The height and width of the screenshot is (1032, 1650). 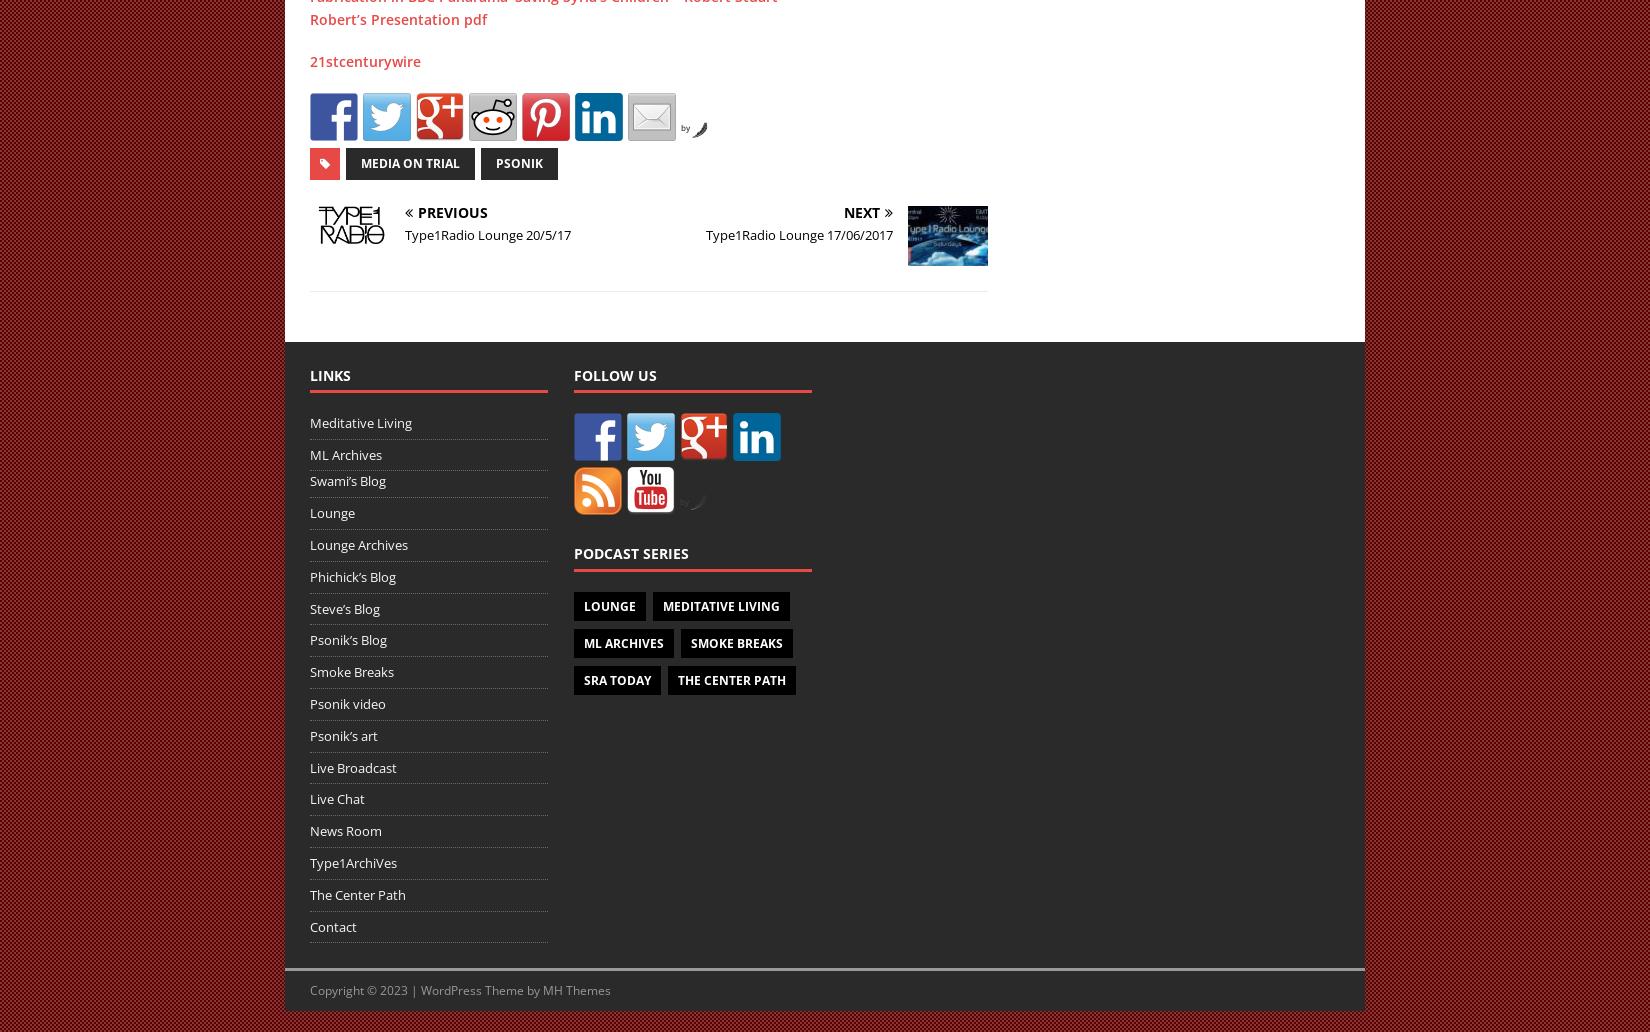 I want to click on 'Type1Radio Lounge 17/06/2017', so click(x=705, y=232).